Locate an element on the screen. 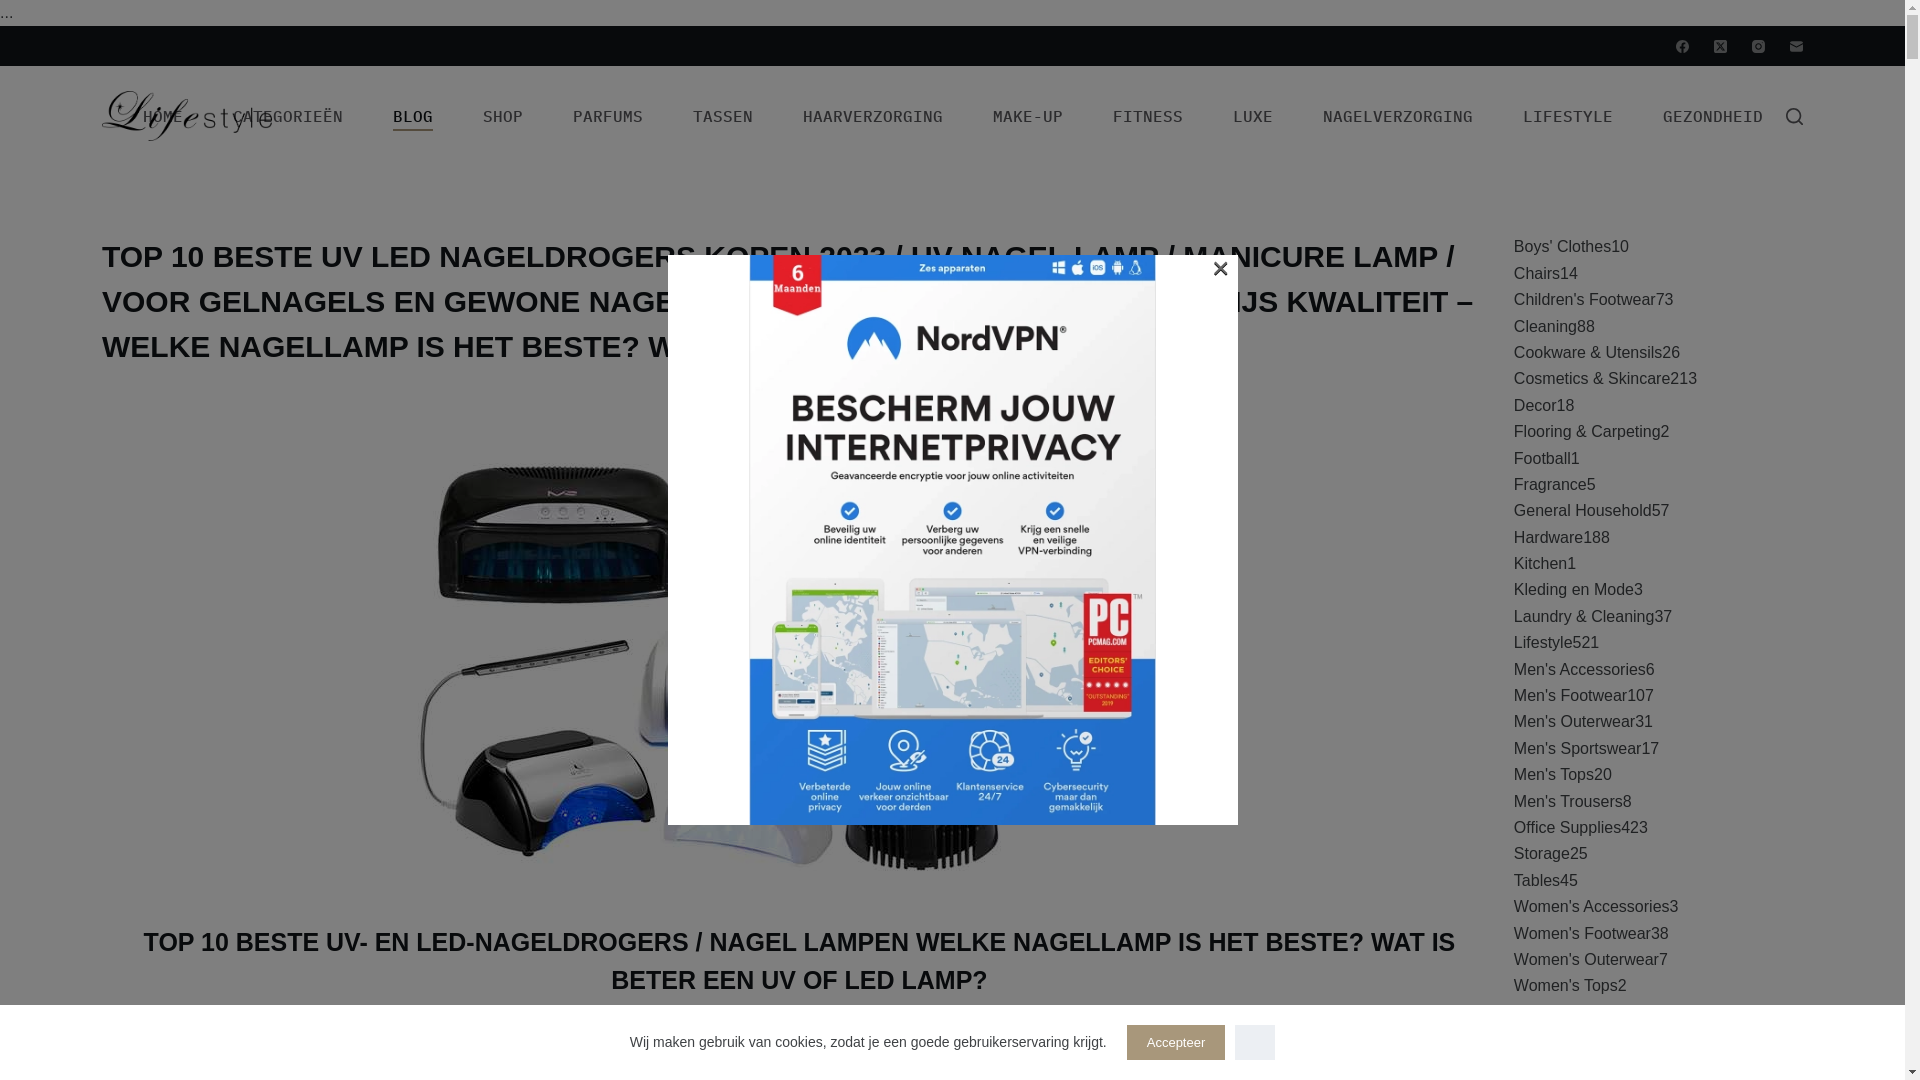  'Flooring & Carpeting' is located at coordinates (1586, 430).